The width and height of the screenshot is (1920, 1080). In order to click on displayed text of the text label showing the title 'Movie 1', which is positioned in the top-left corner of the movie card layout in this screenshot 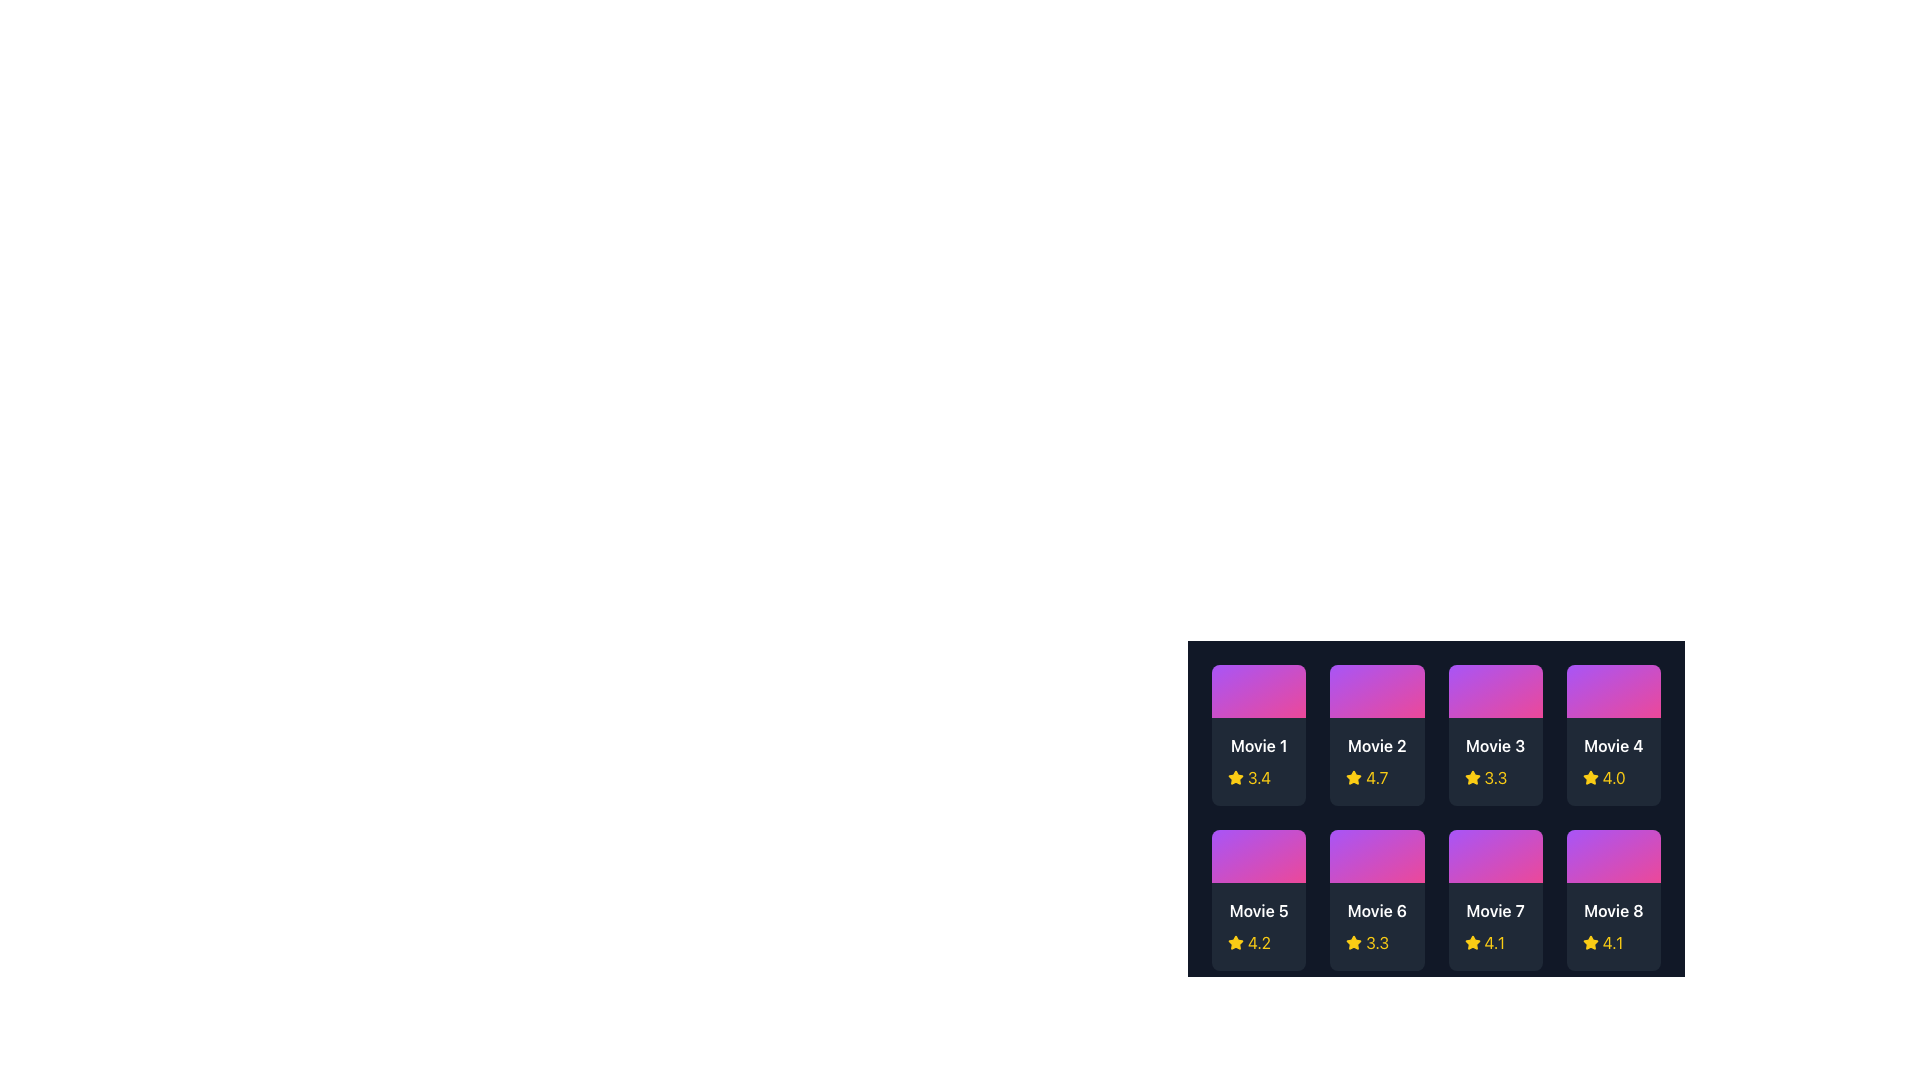, I will do `click(1258, 746)`.